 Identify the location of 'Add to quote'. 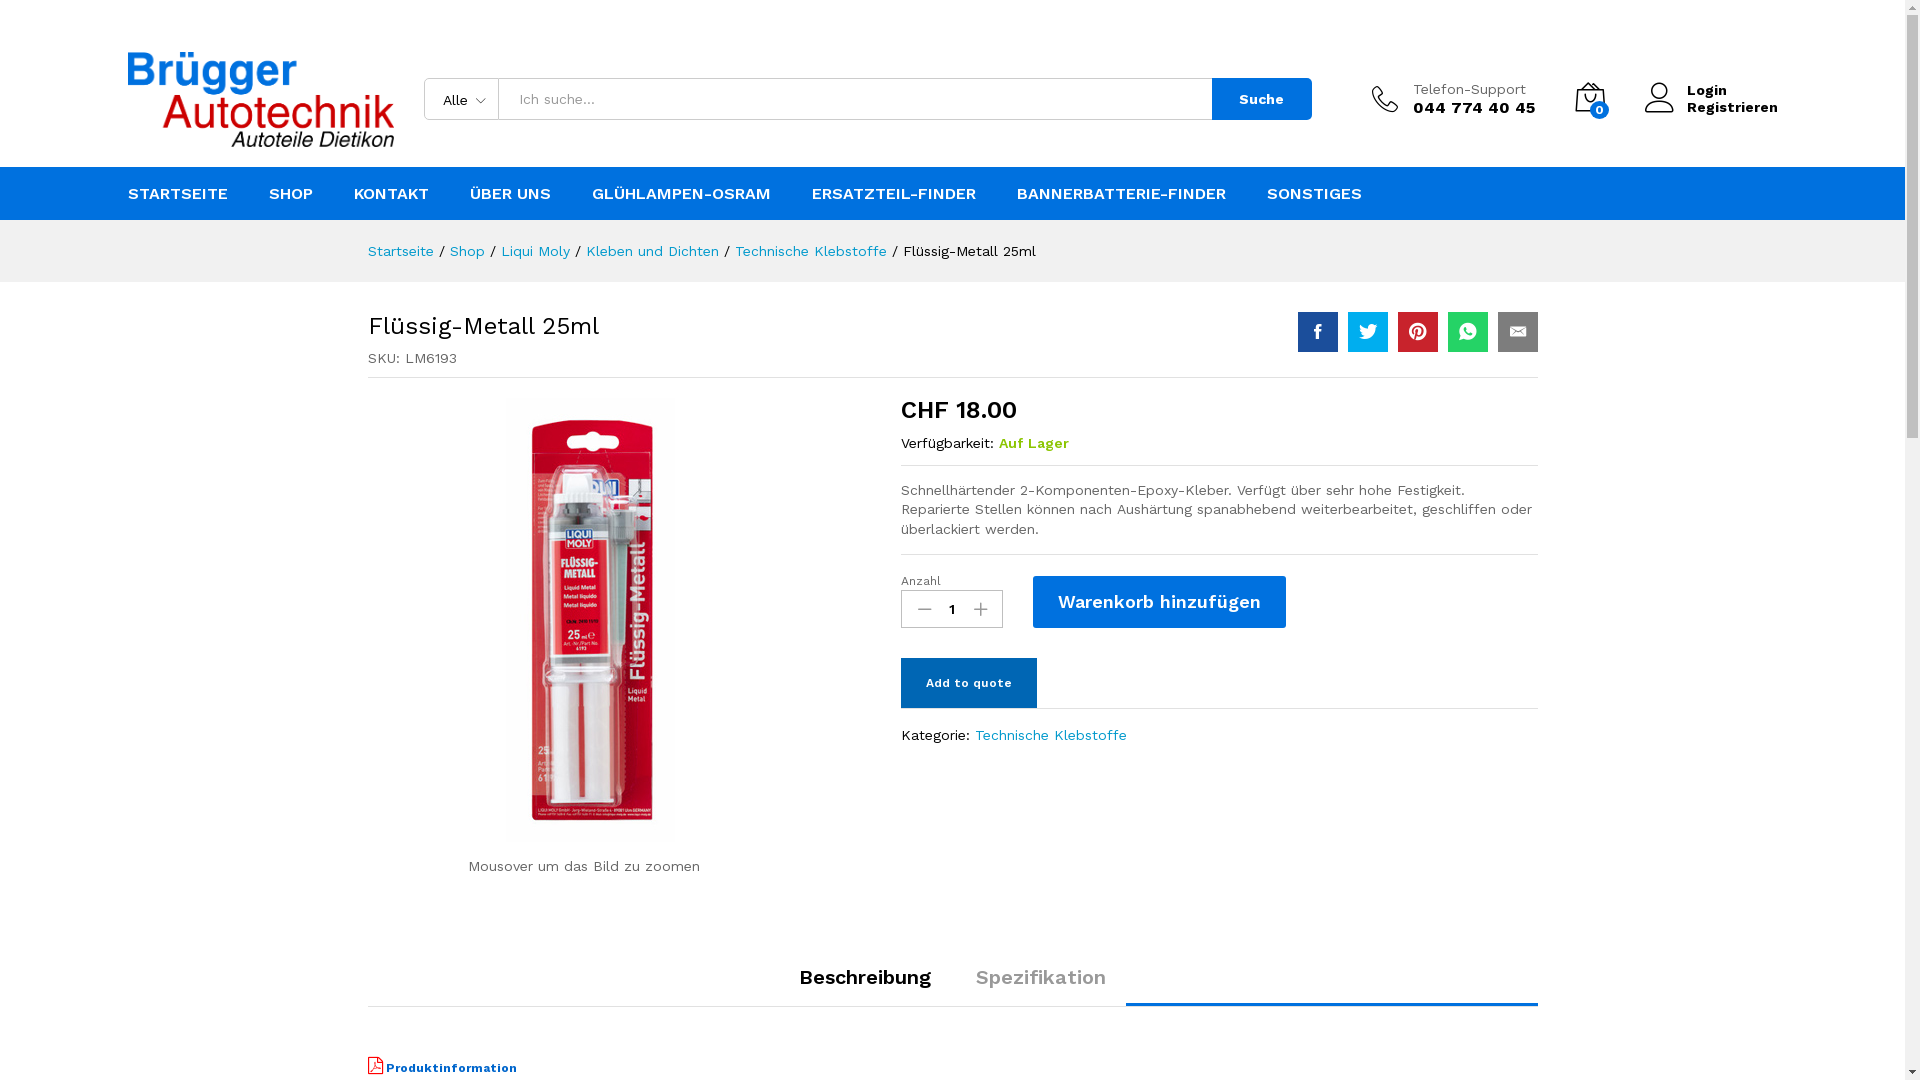
(969, 681).